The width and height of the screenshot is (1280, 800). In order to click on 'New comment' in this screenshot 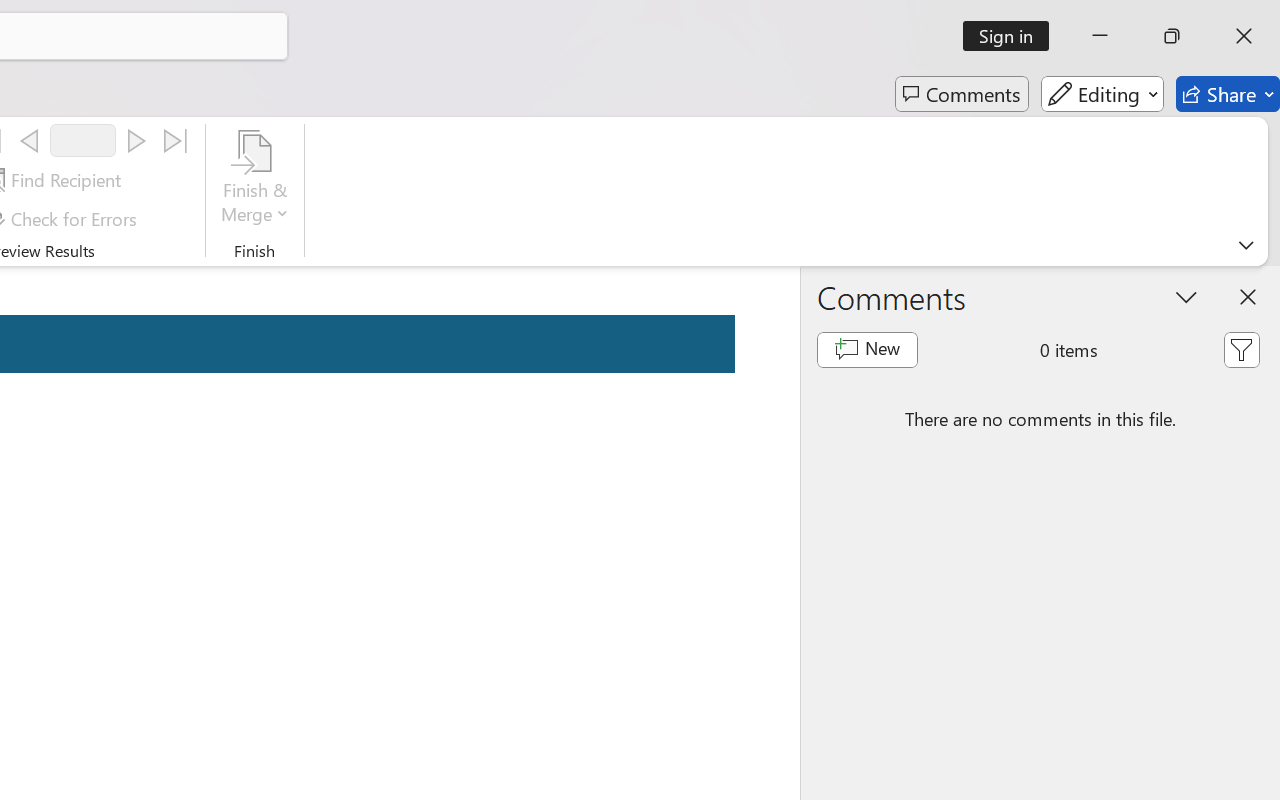, I will do `click(867, 350)`.